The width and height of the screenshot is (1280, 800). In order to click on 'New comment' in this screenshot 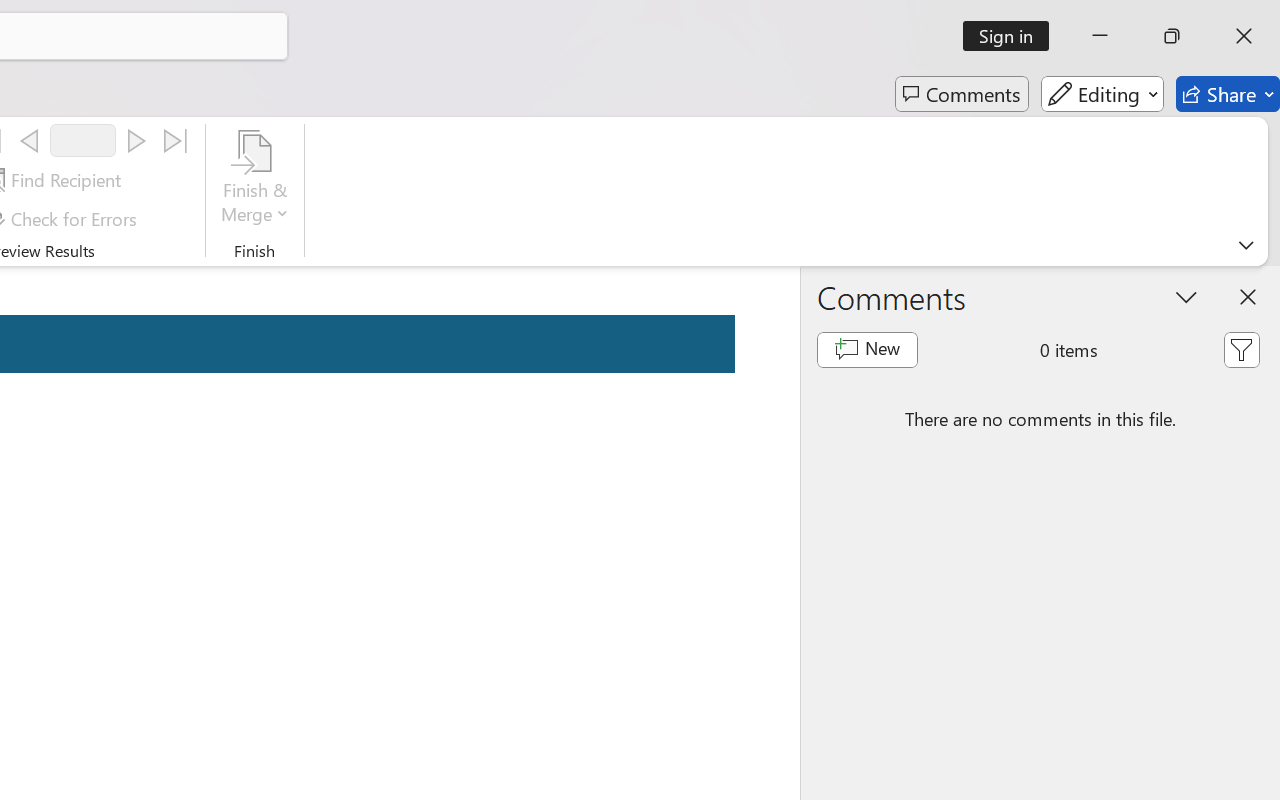, I will do `click(867, 350)`.